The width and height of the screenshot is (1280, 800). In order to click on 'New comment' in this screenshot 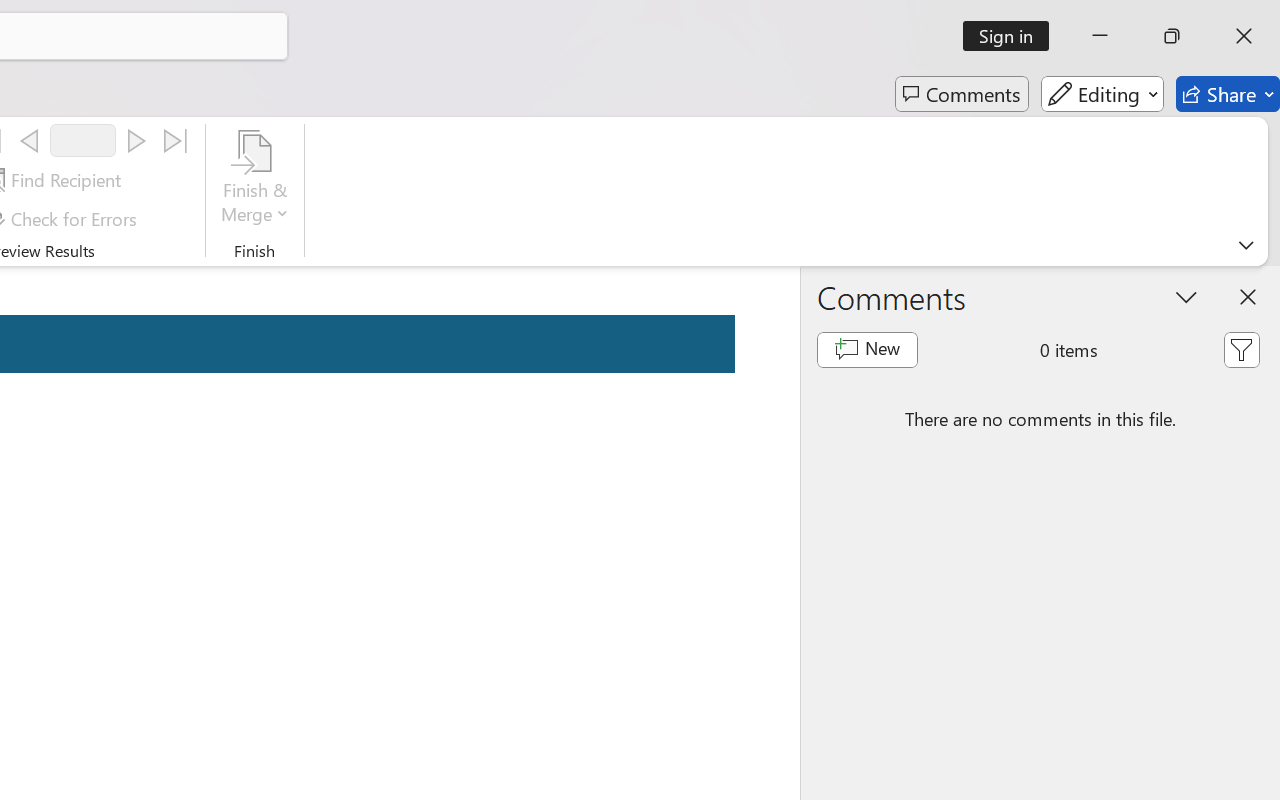, I will do `click(867, 350)`.